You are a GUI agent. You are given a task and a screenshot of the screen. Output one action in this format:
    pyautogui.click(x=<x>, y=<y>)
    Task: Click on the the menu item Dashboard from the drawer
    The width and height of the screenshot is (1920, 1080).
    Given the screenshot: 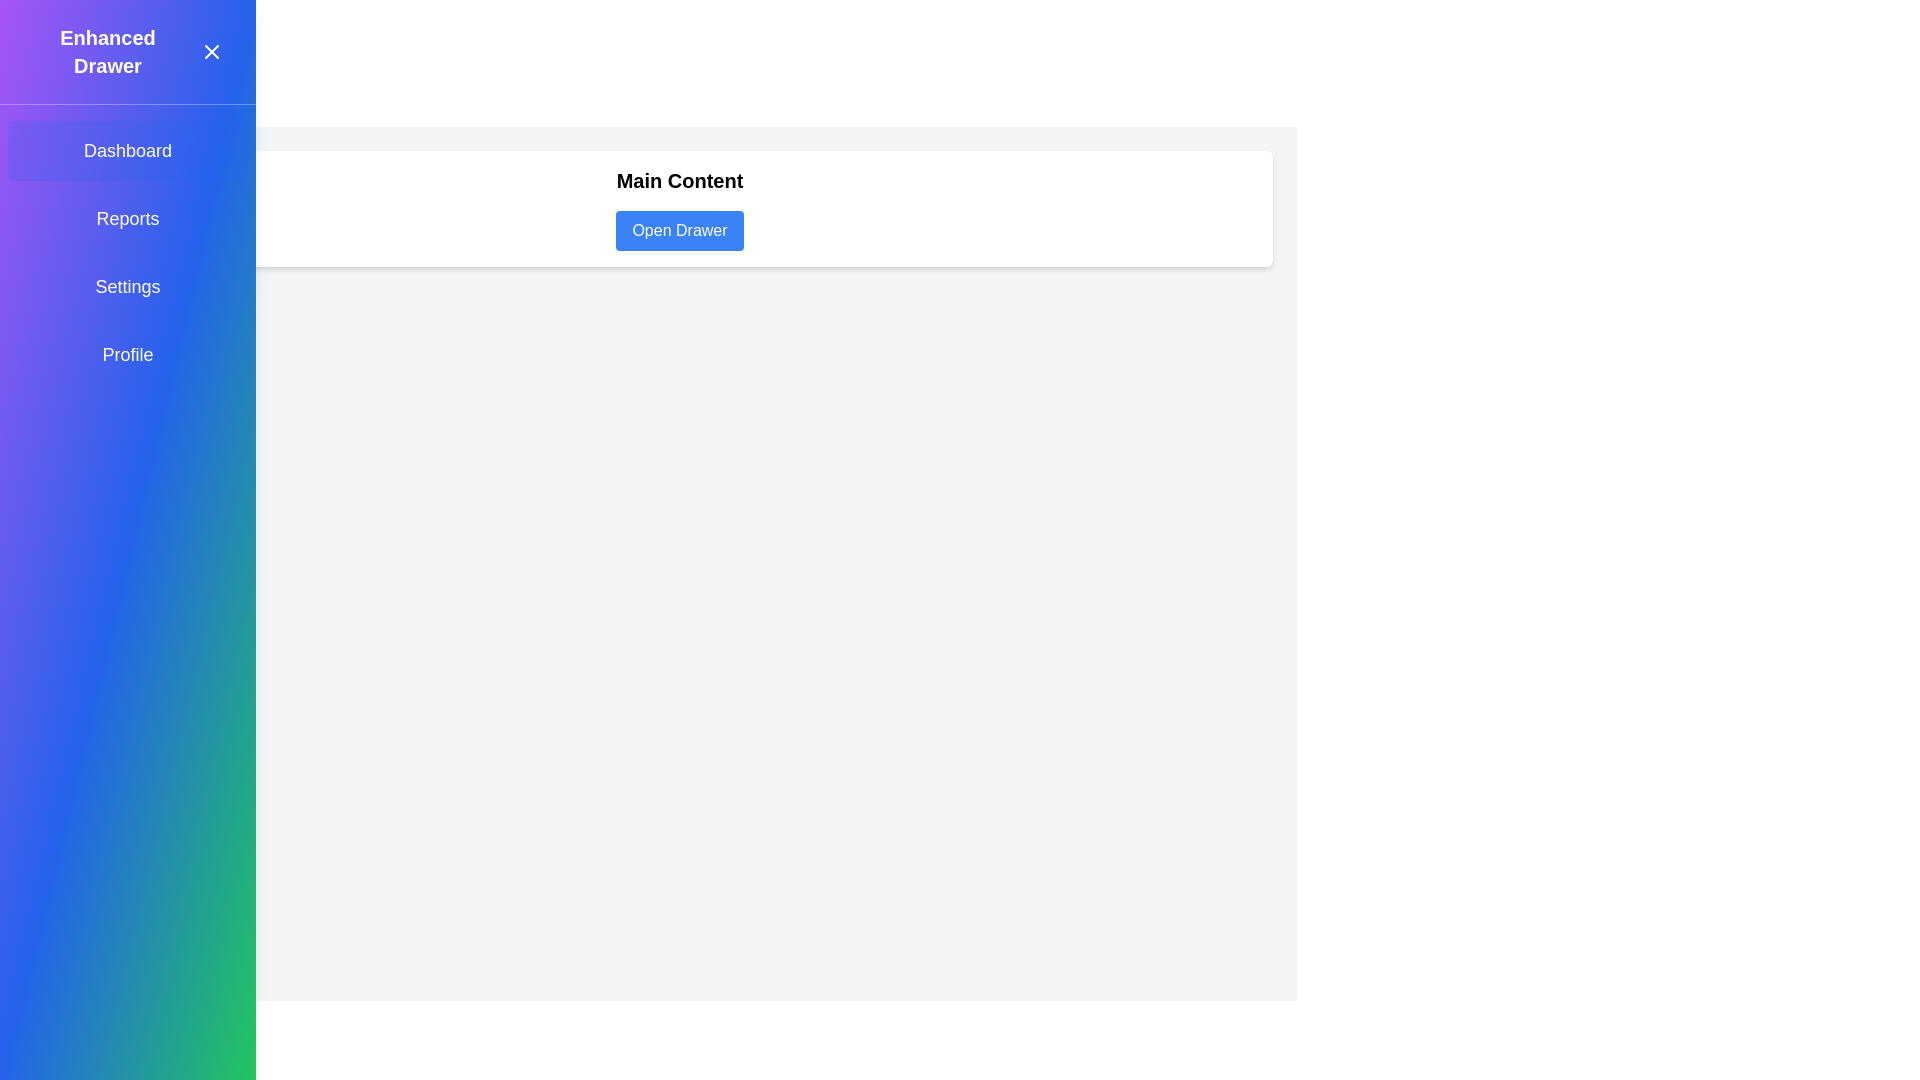 What is the action you would take?
    pyautogui.click(x=127, y=149)
    